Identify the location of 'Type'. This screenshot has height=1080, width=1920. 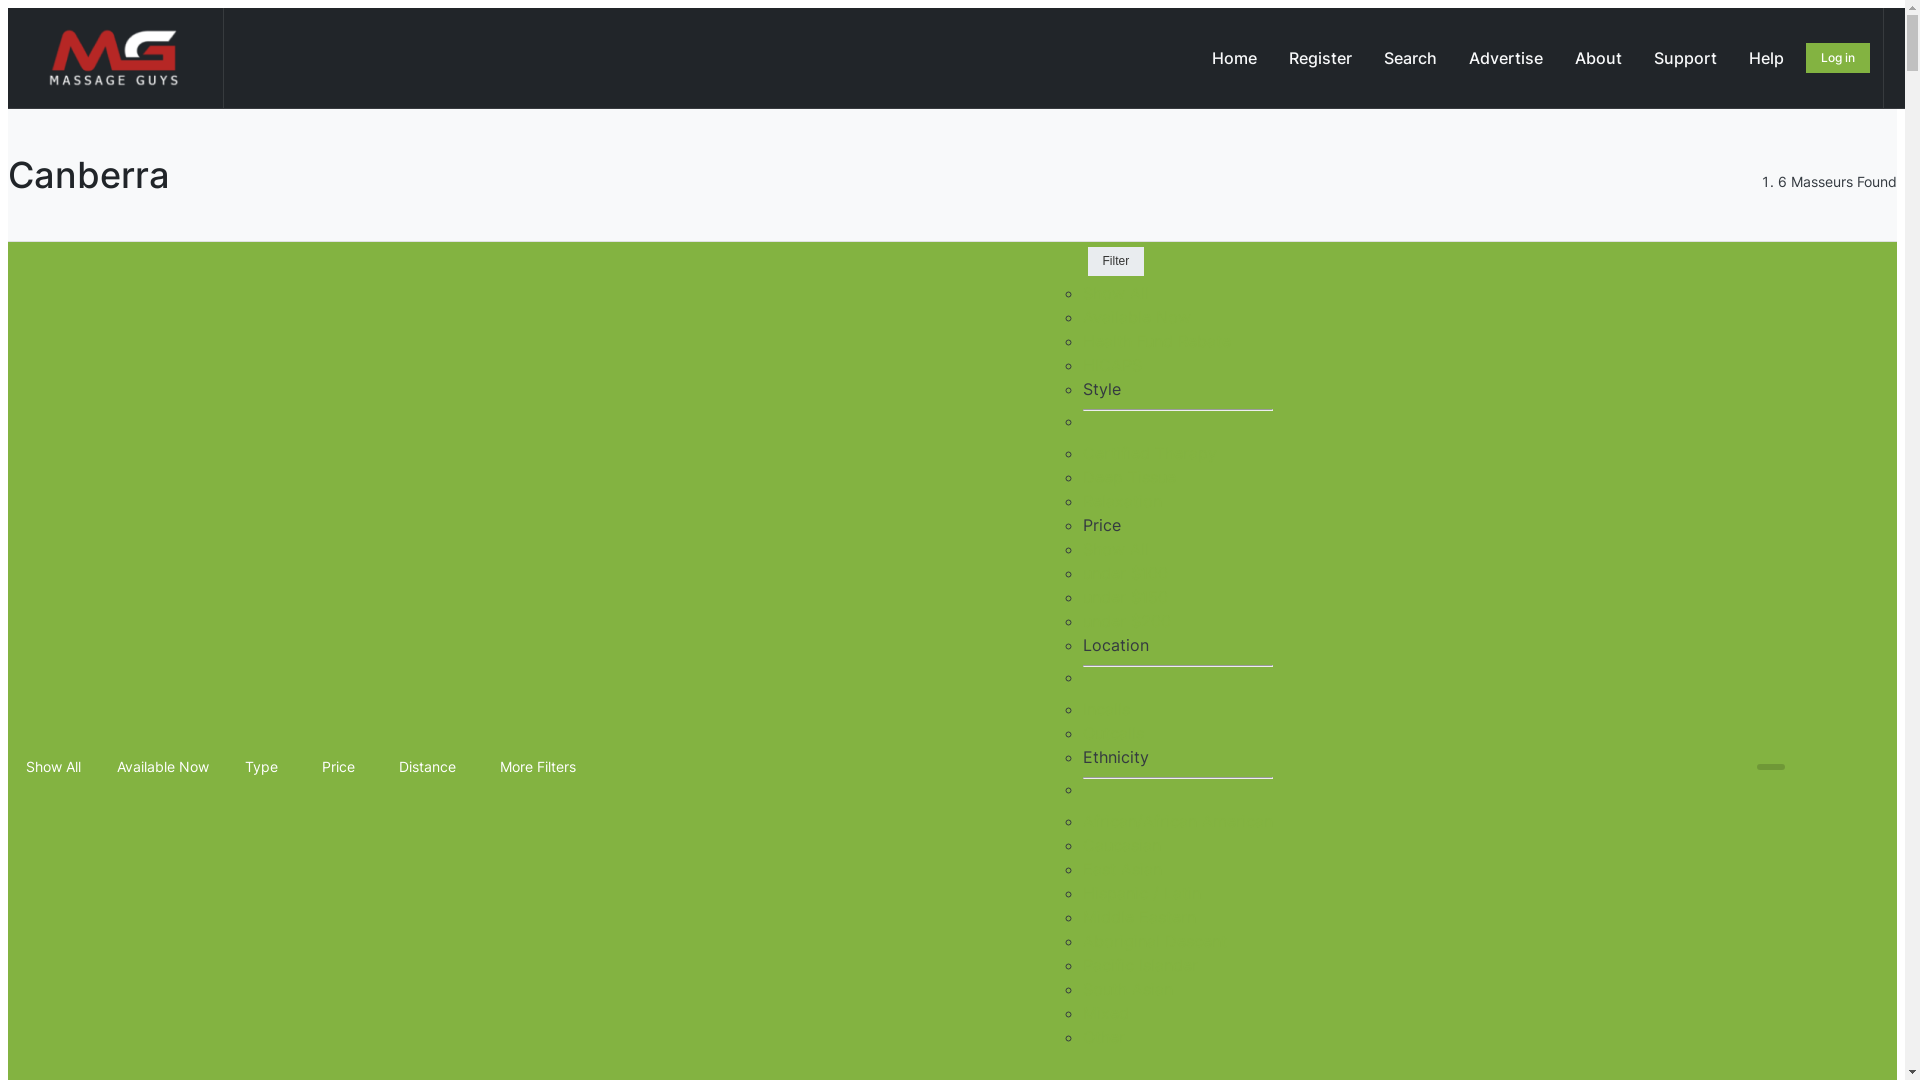
(264, 766).